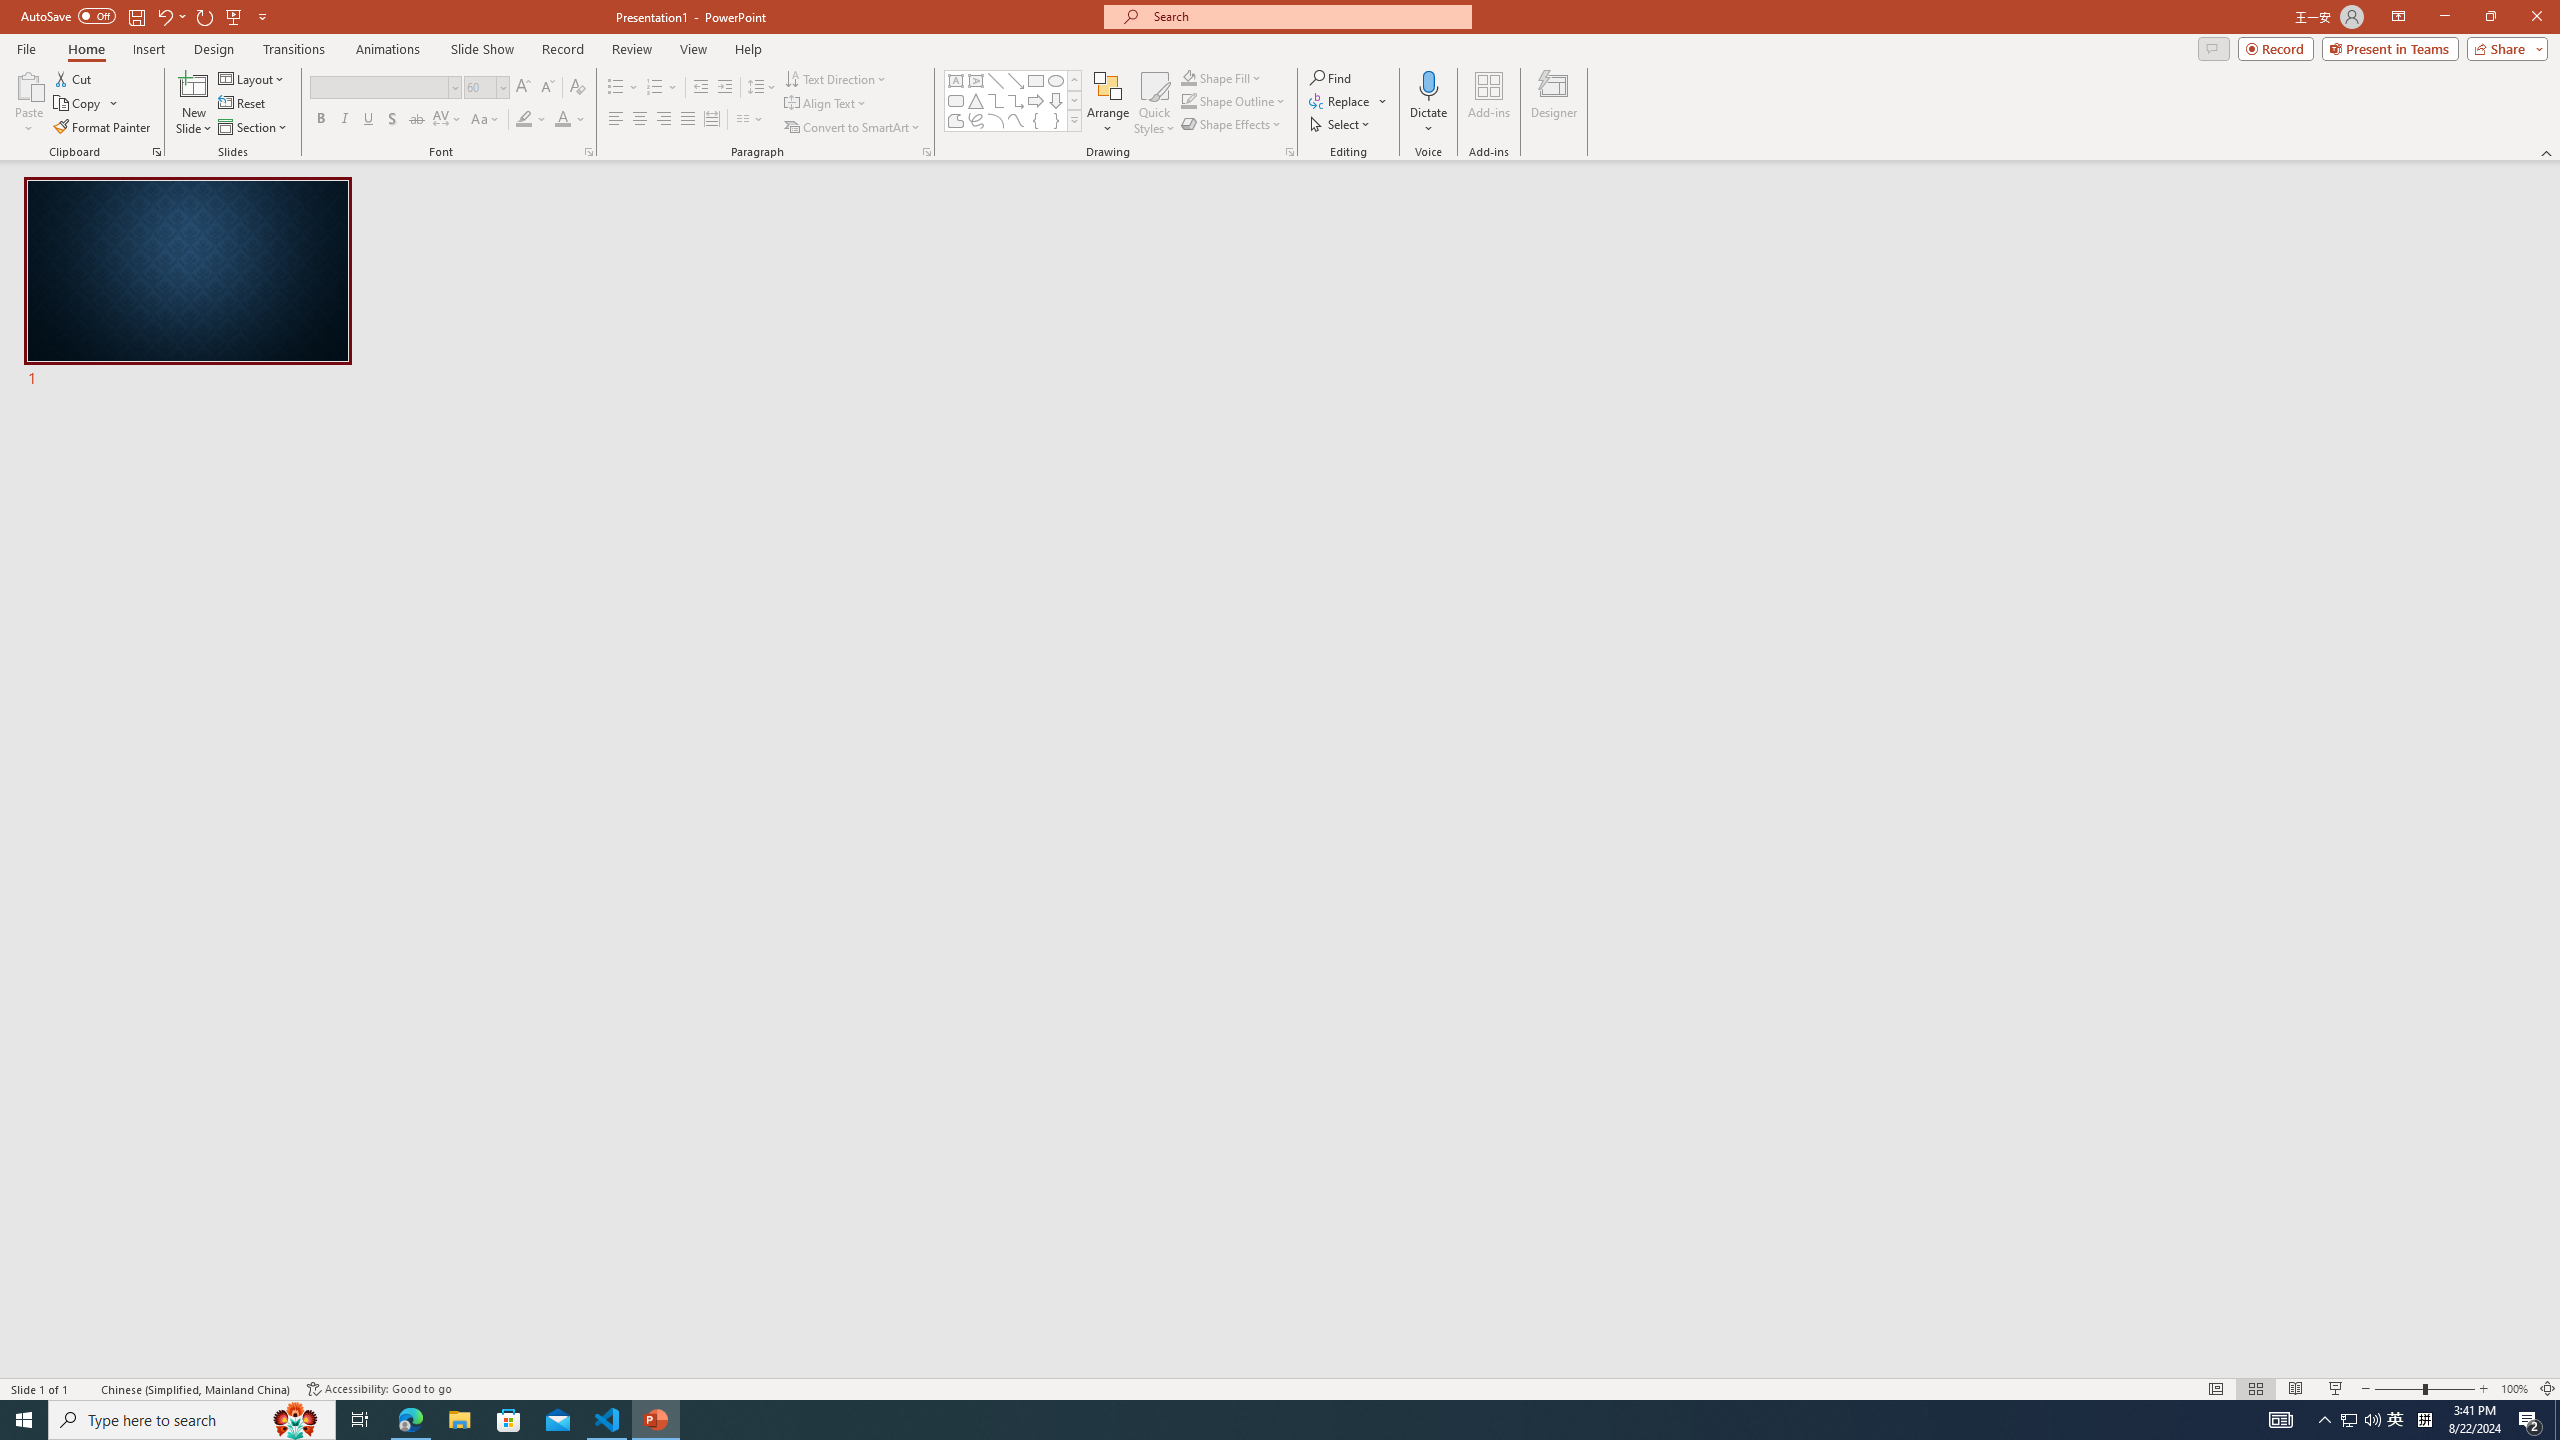 This screenshot has width=2560, height=1440. Describe the element at coordinates (587, 150) in the screenshot. I see `'Font...'` at that location.